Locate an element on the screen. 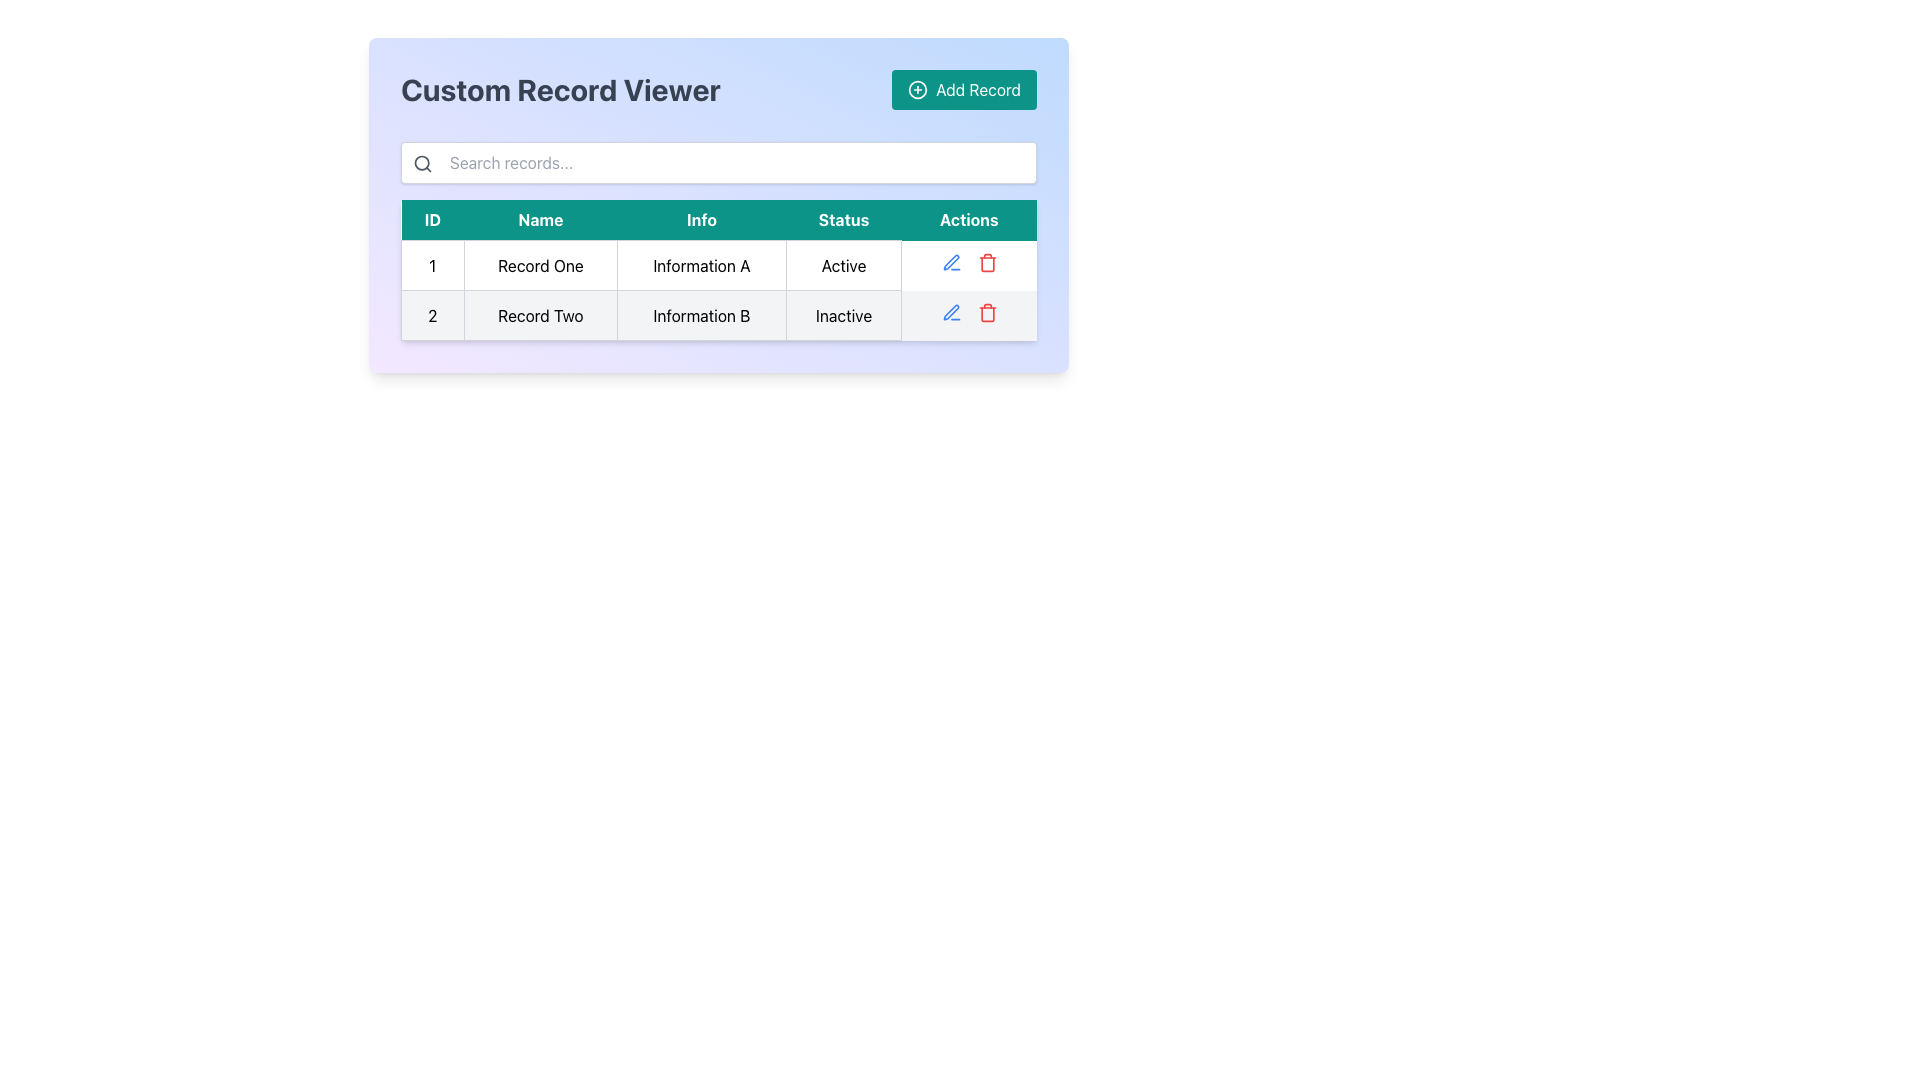 The width and height of the screenshot is (1920, 1080). the 'Actions' header label, which is the last header in the table and is displayed in bold, white, capitalized font on a green background is located at coordinates (969, 220).